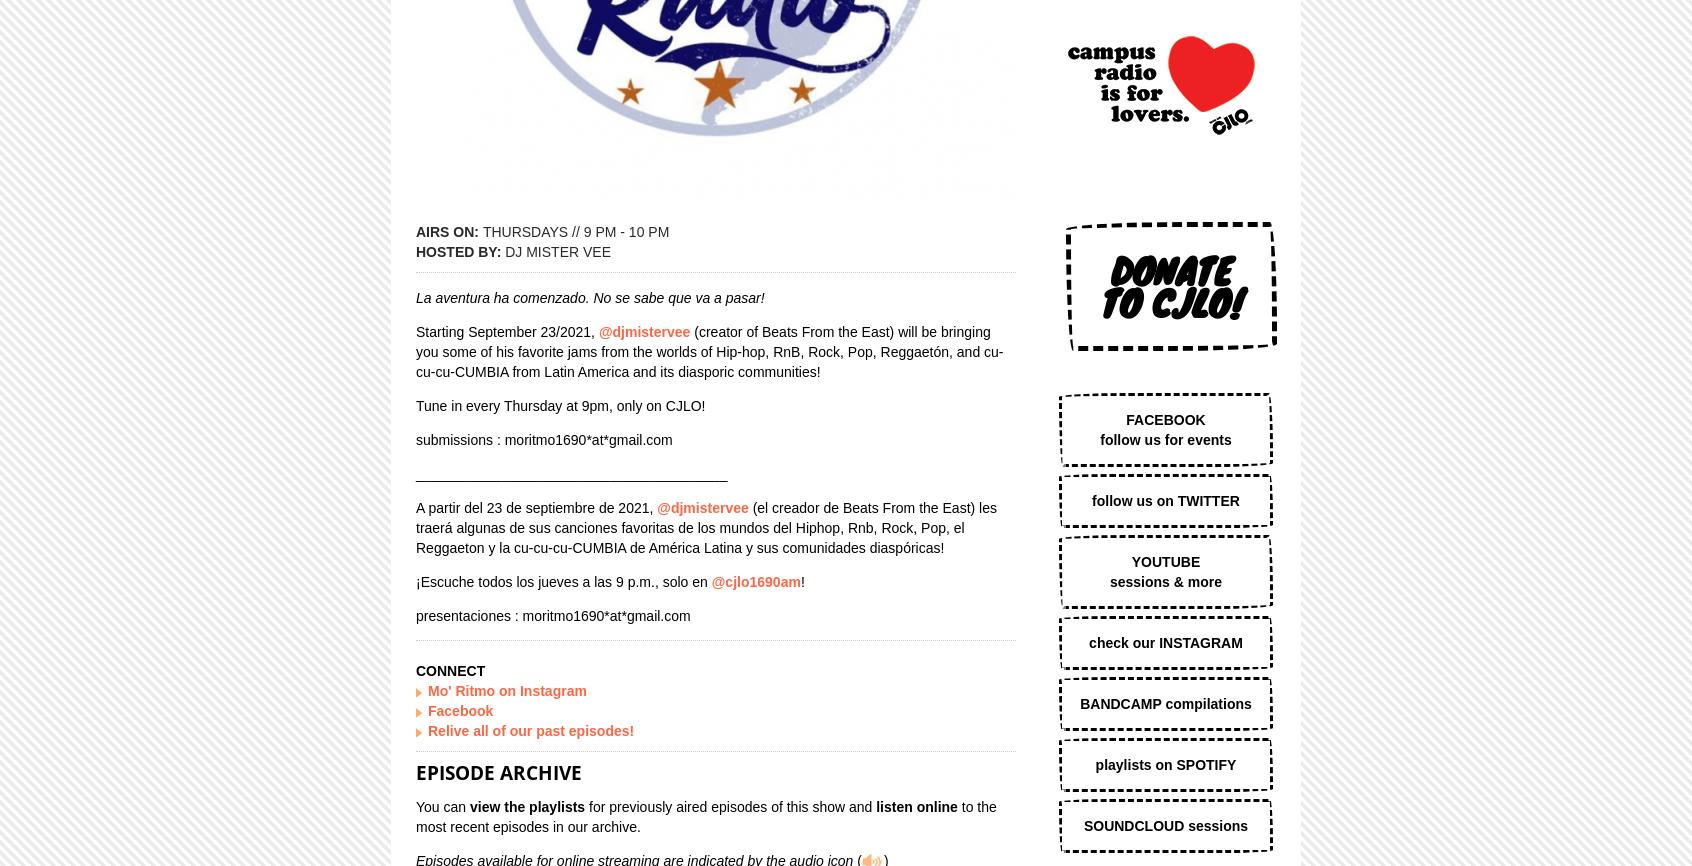 Image resolution: width=1692 pixels, height=866 pixels. What do you see at coordinates (729, 804) in the screenshot?
I see `'for previously aired episodes of this show and'` at bounding box center [729, 804].